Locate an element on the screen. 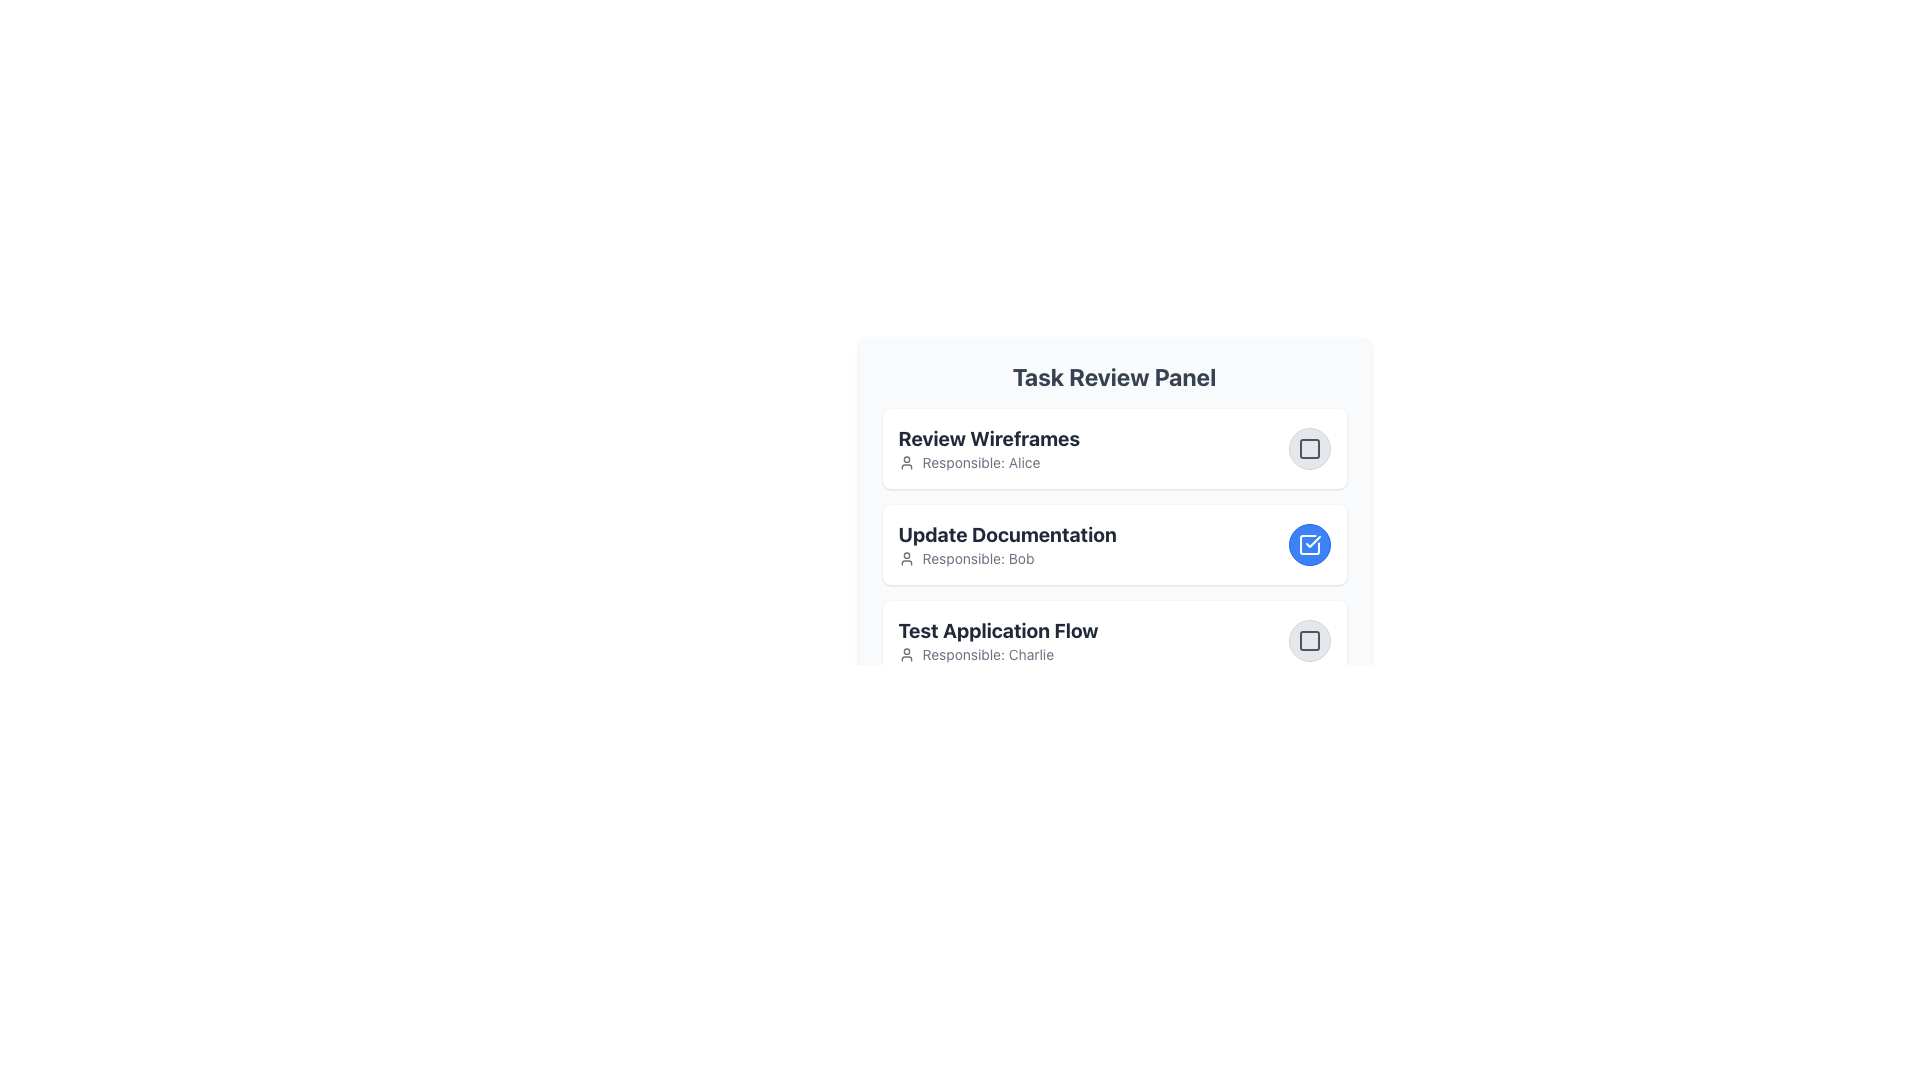  the user profile icon, which is a small silhouette of a person located to the left of the text 'Responsible: Bob' is located at coordinates (905, 559).